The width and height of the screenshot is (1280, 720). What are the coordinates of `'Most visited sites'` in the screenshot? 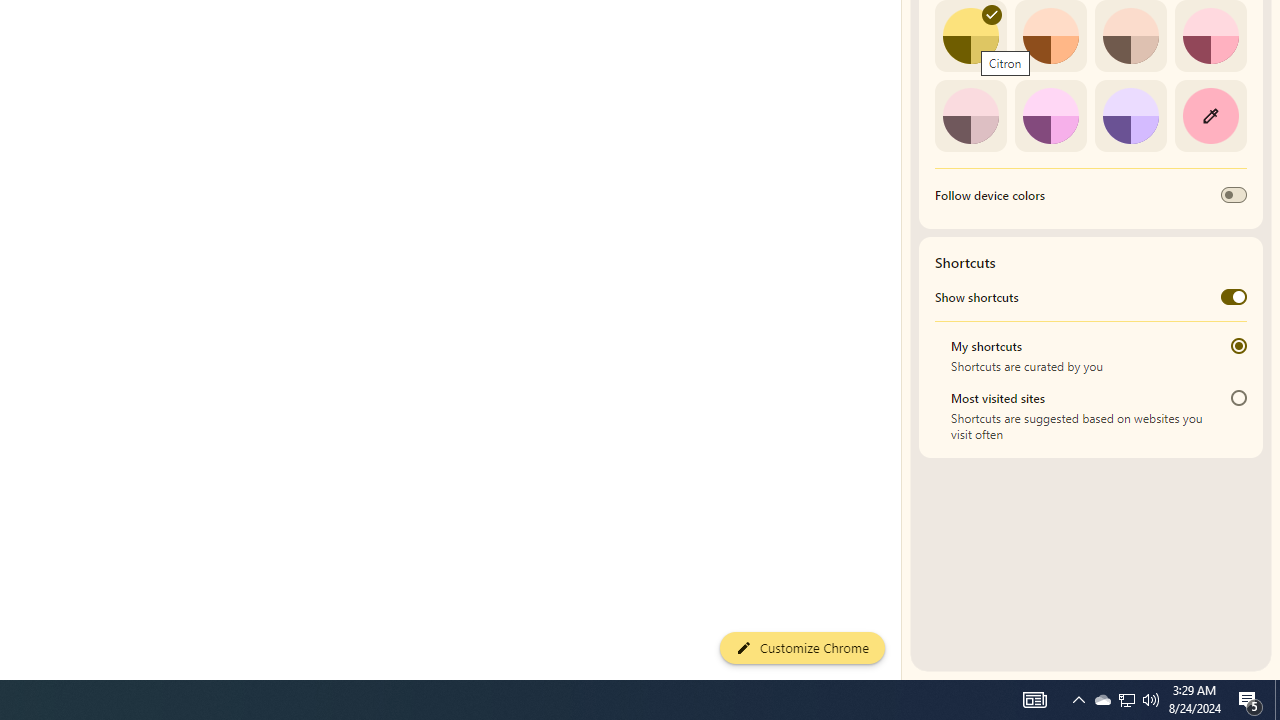 It's located at (1238, 398).